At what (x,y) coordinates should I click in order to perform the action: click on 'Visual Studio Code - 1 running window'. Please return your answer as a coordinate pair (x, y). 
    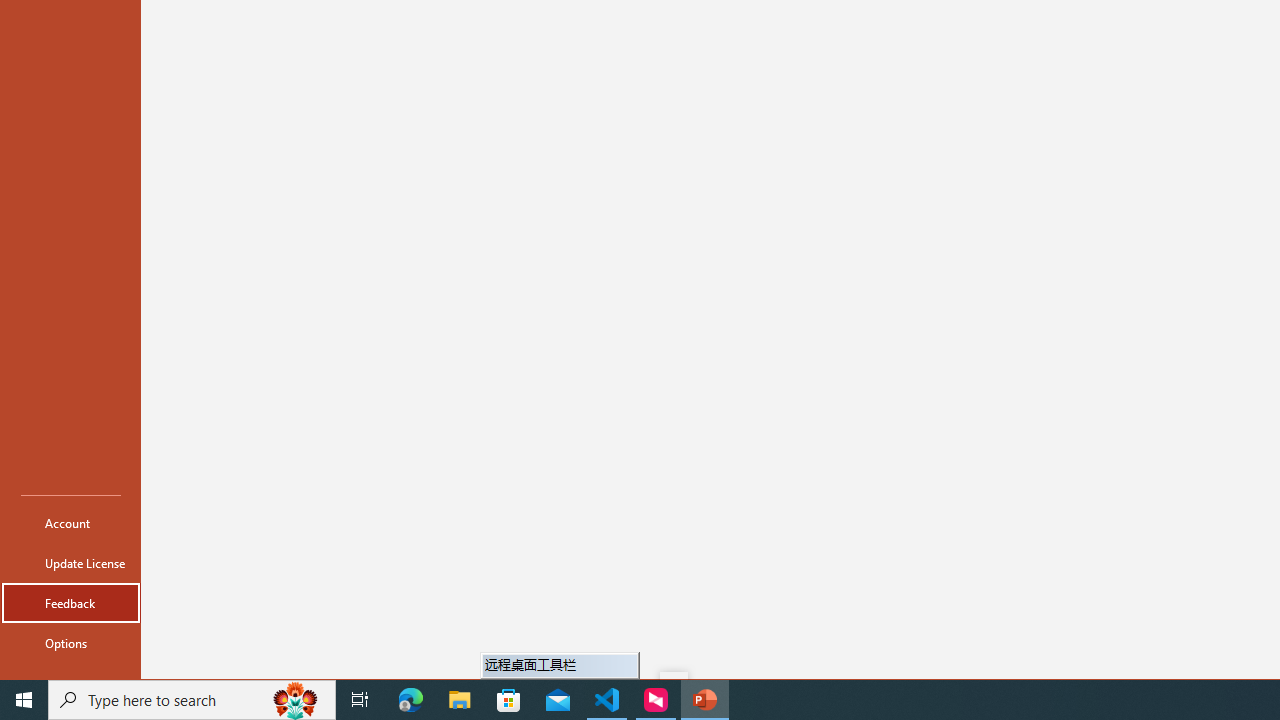
    Looking at the image, I should click on (606, 698).